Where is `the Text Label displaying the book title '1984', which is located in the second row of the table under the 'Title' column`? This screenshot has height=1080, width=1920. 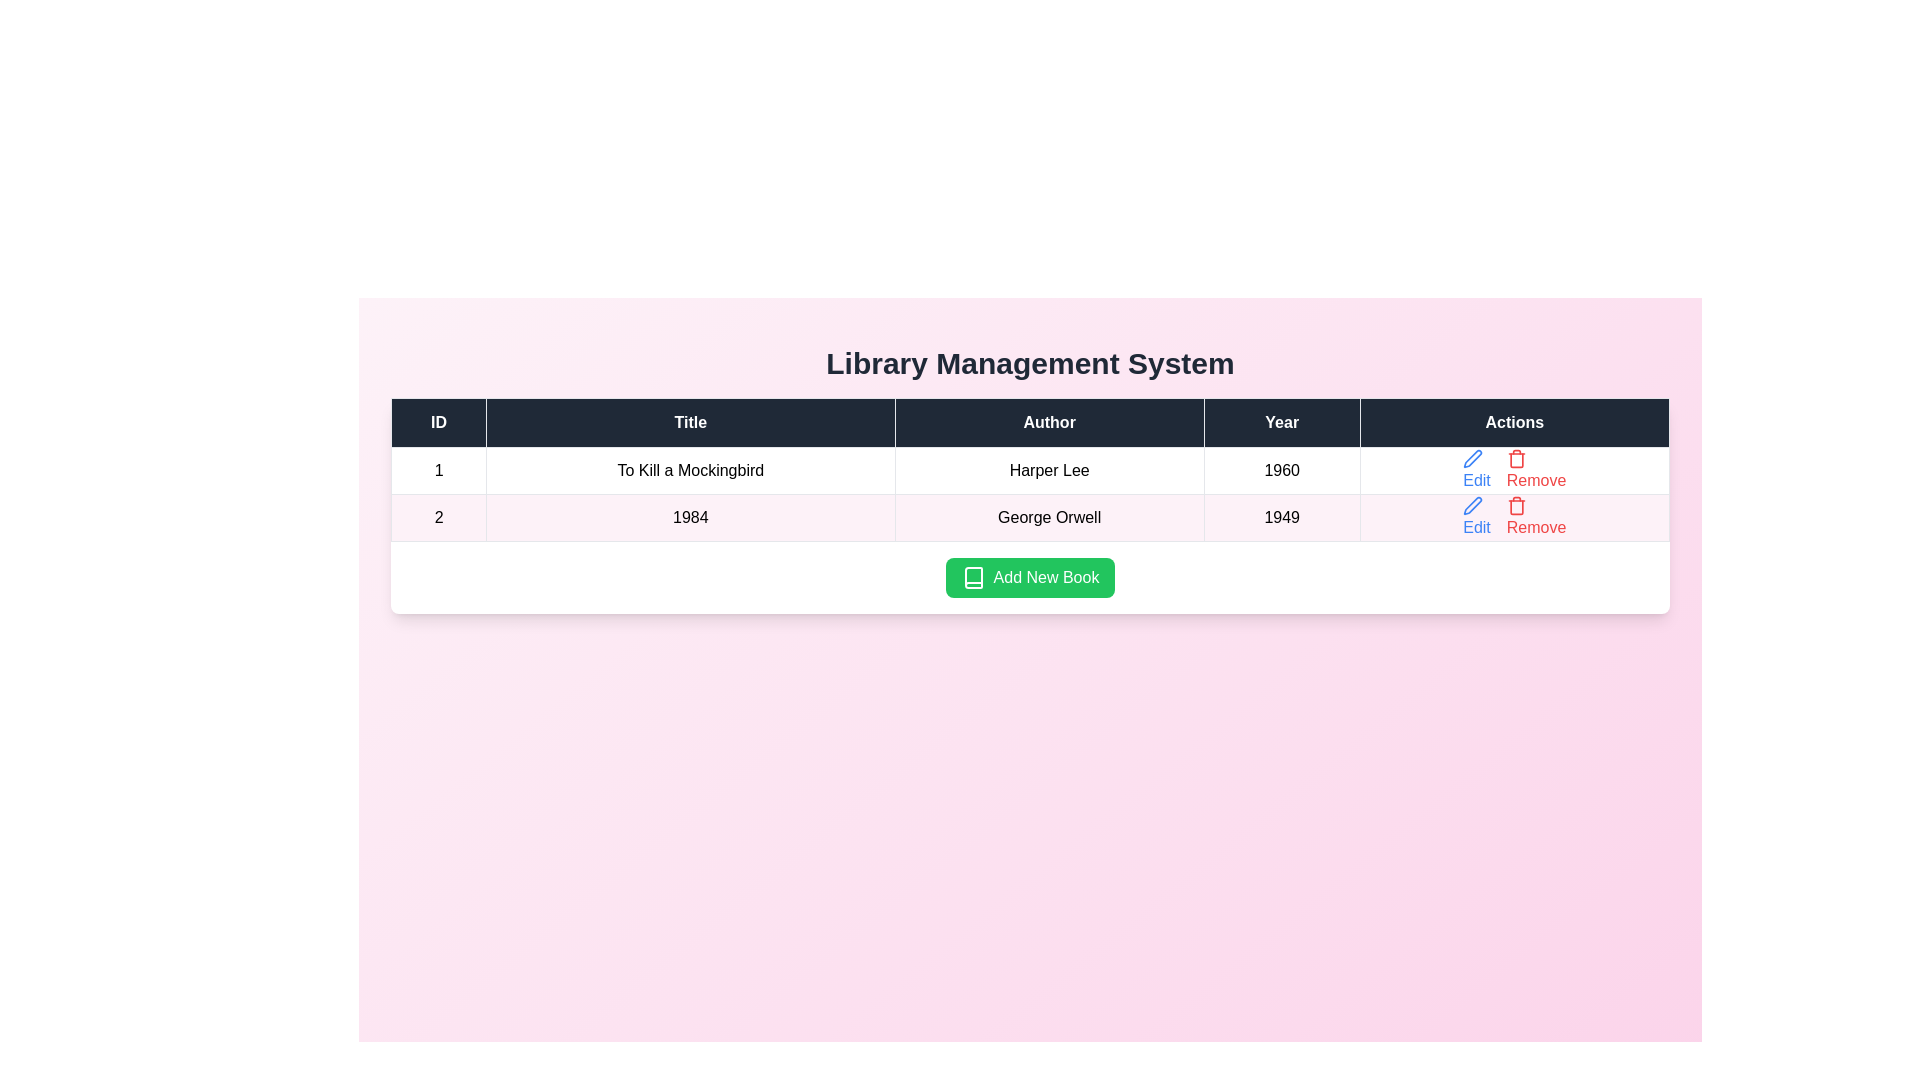 the Text Label displaying the book title '1984', which is located in the second row of the table under the 'Title' column is located at coordinates (690, 516).